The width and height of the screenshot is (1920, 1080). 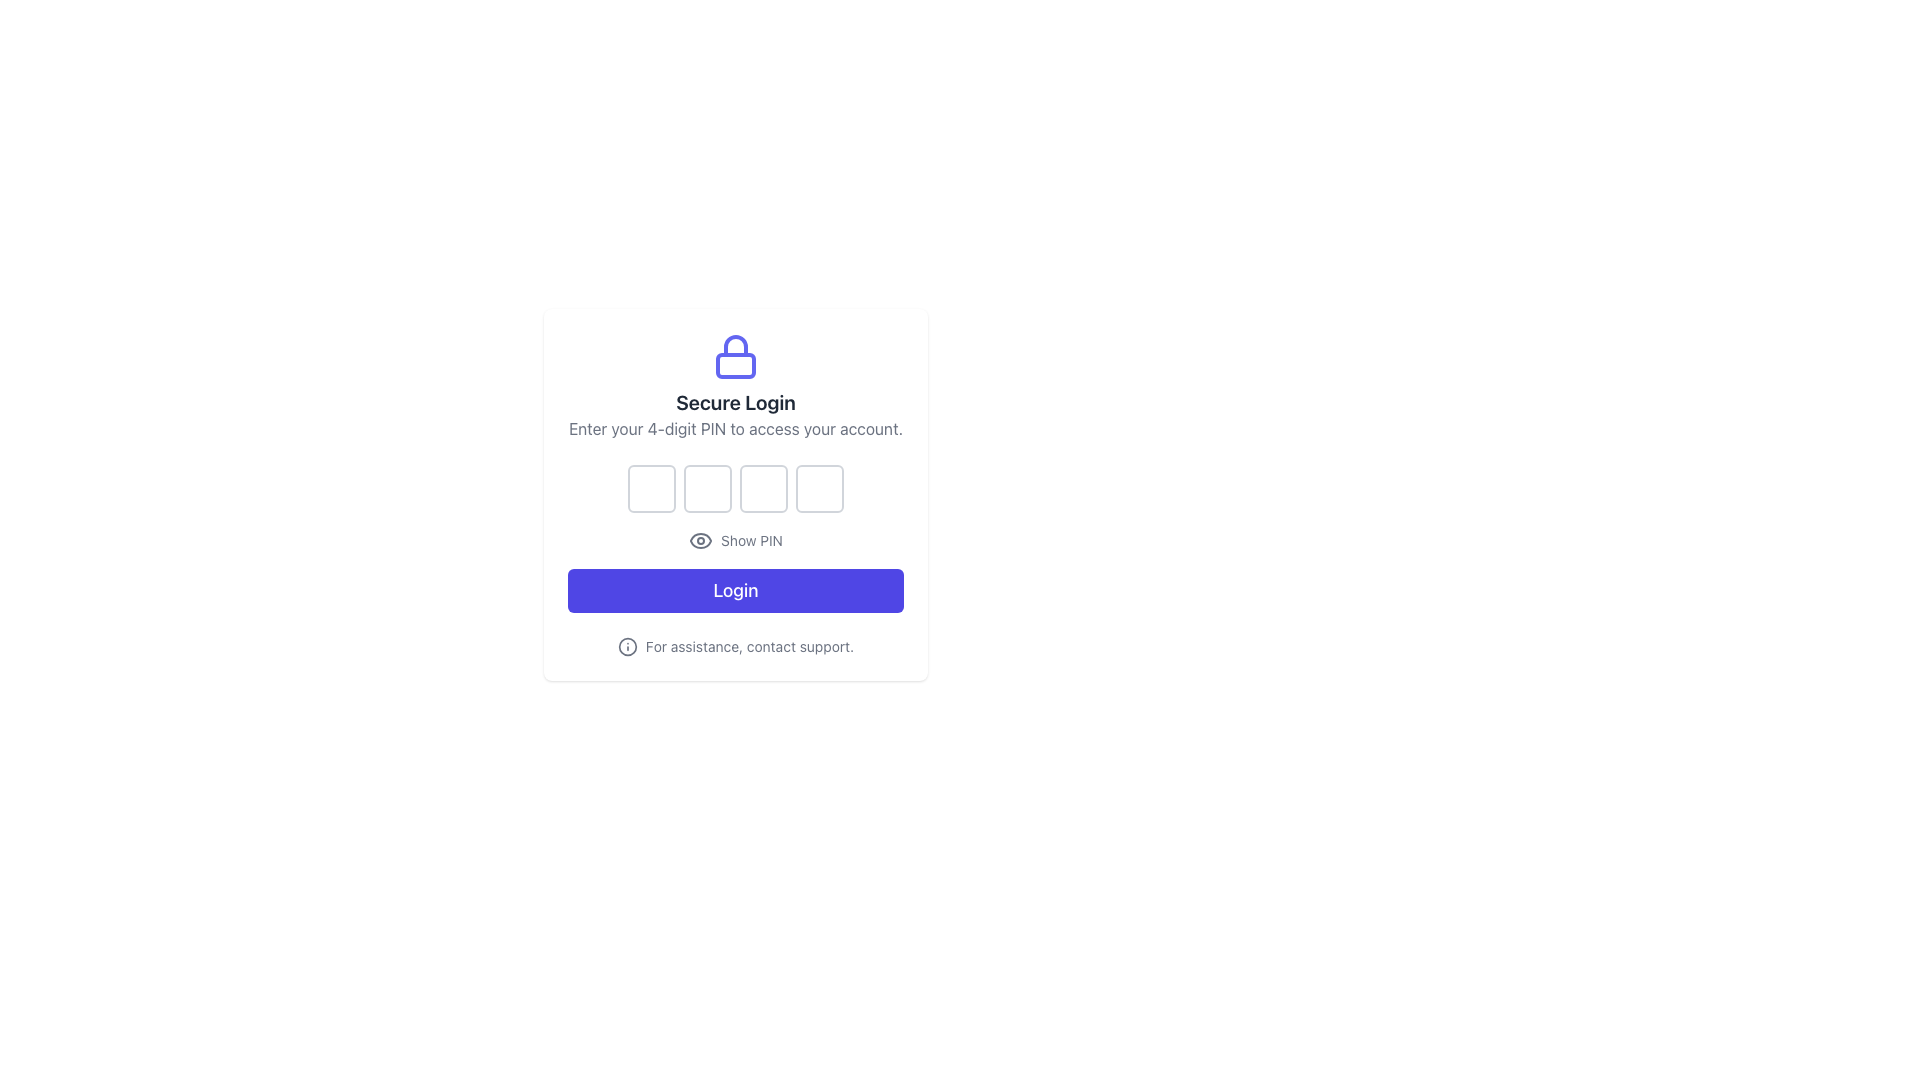 What do you see at coordinates (751, 540) in the screenshot?
I see `the text label that informs the user about the functionality of the adjacent eye icon, which toggles the visibility of the PIN code inputted above` at bounding box center [751, 540].